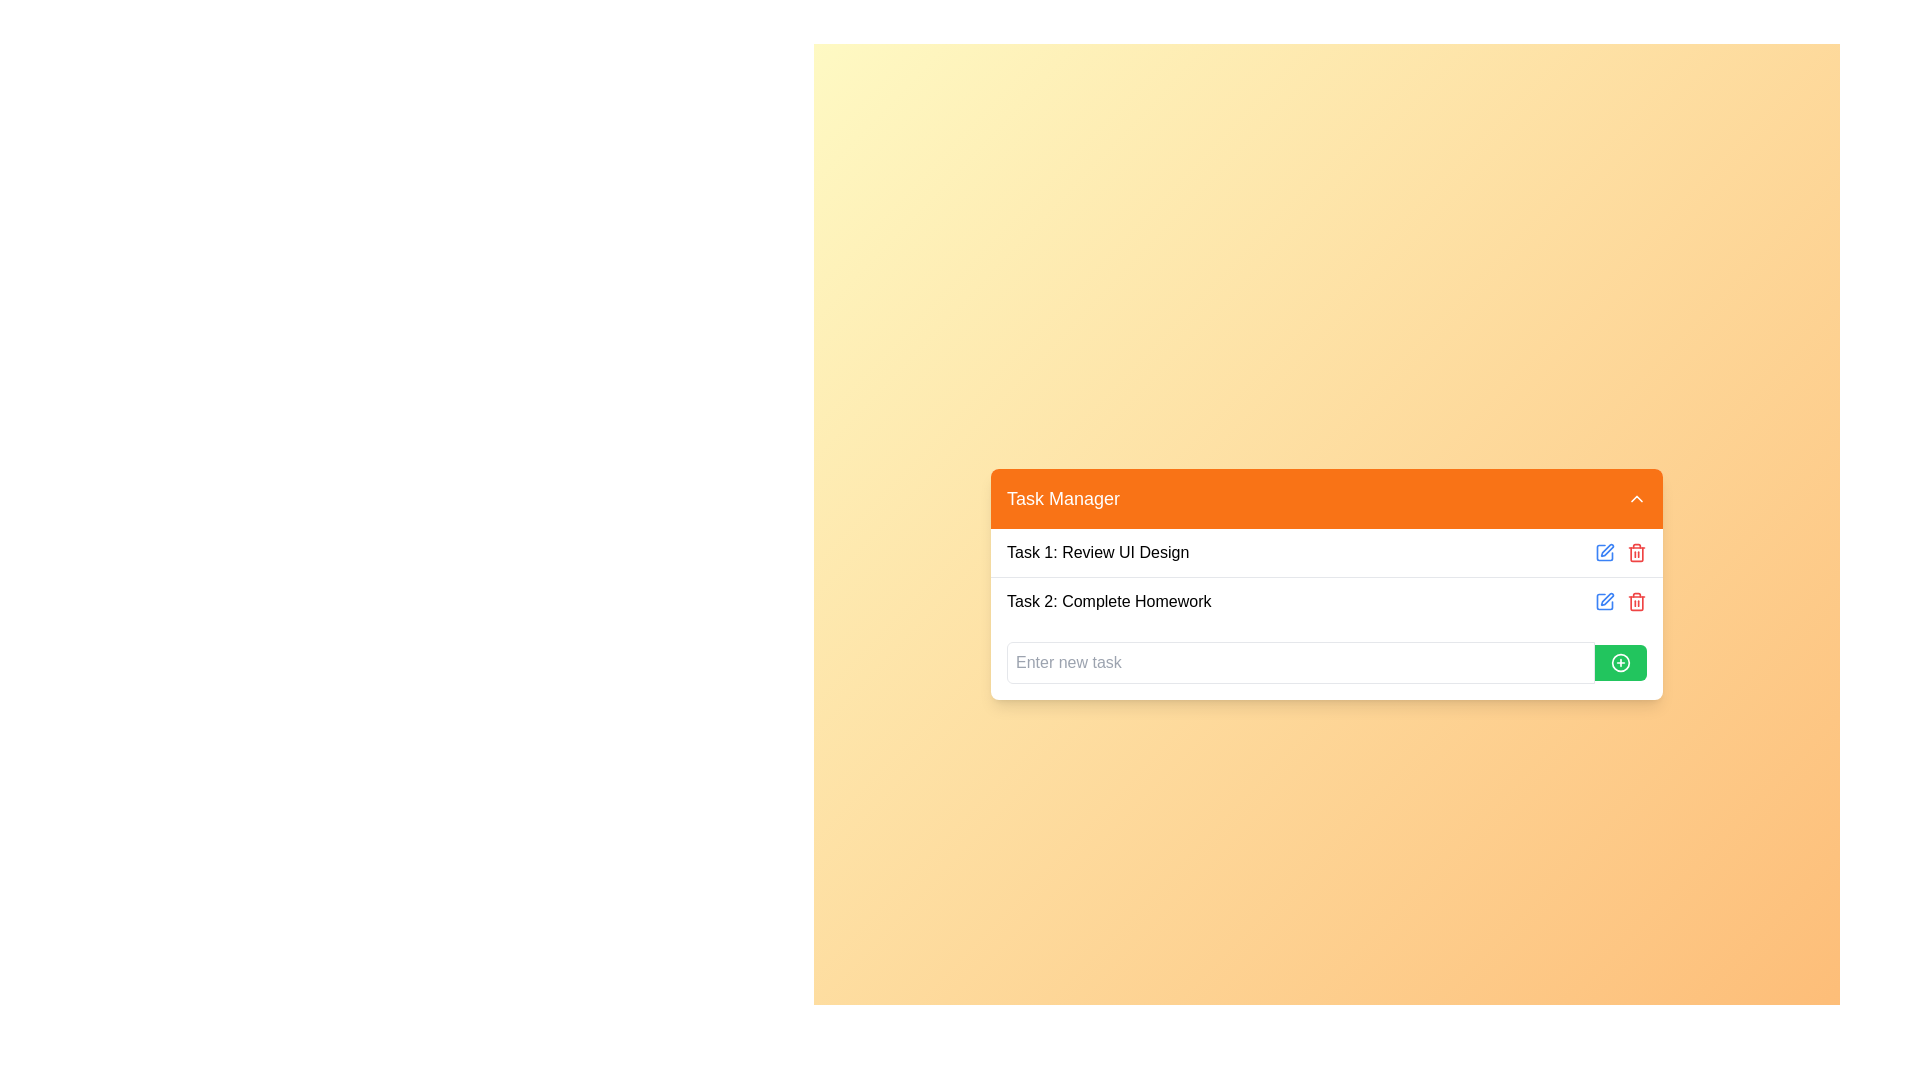 This screenshot has width=1920, height=1080. What do you see at coordinates (1108, 600) in the screenshot?
I see `the text label that describes the task, positioned below 'Task 1: Review UI Design' and above the text input field for adding a new task` at bounding box center [1108, 600].